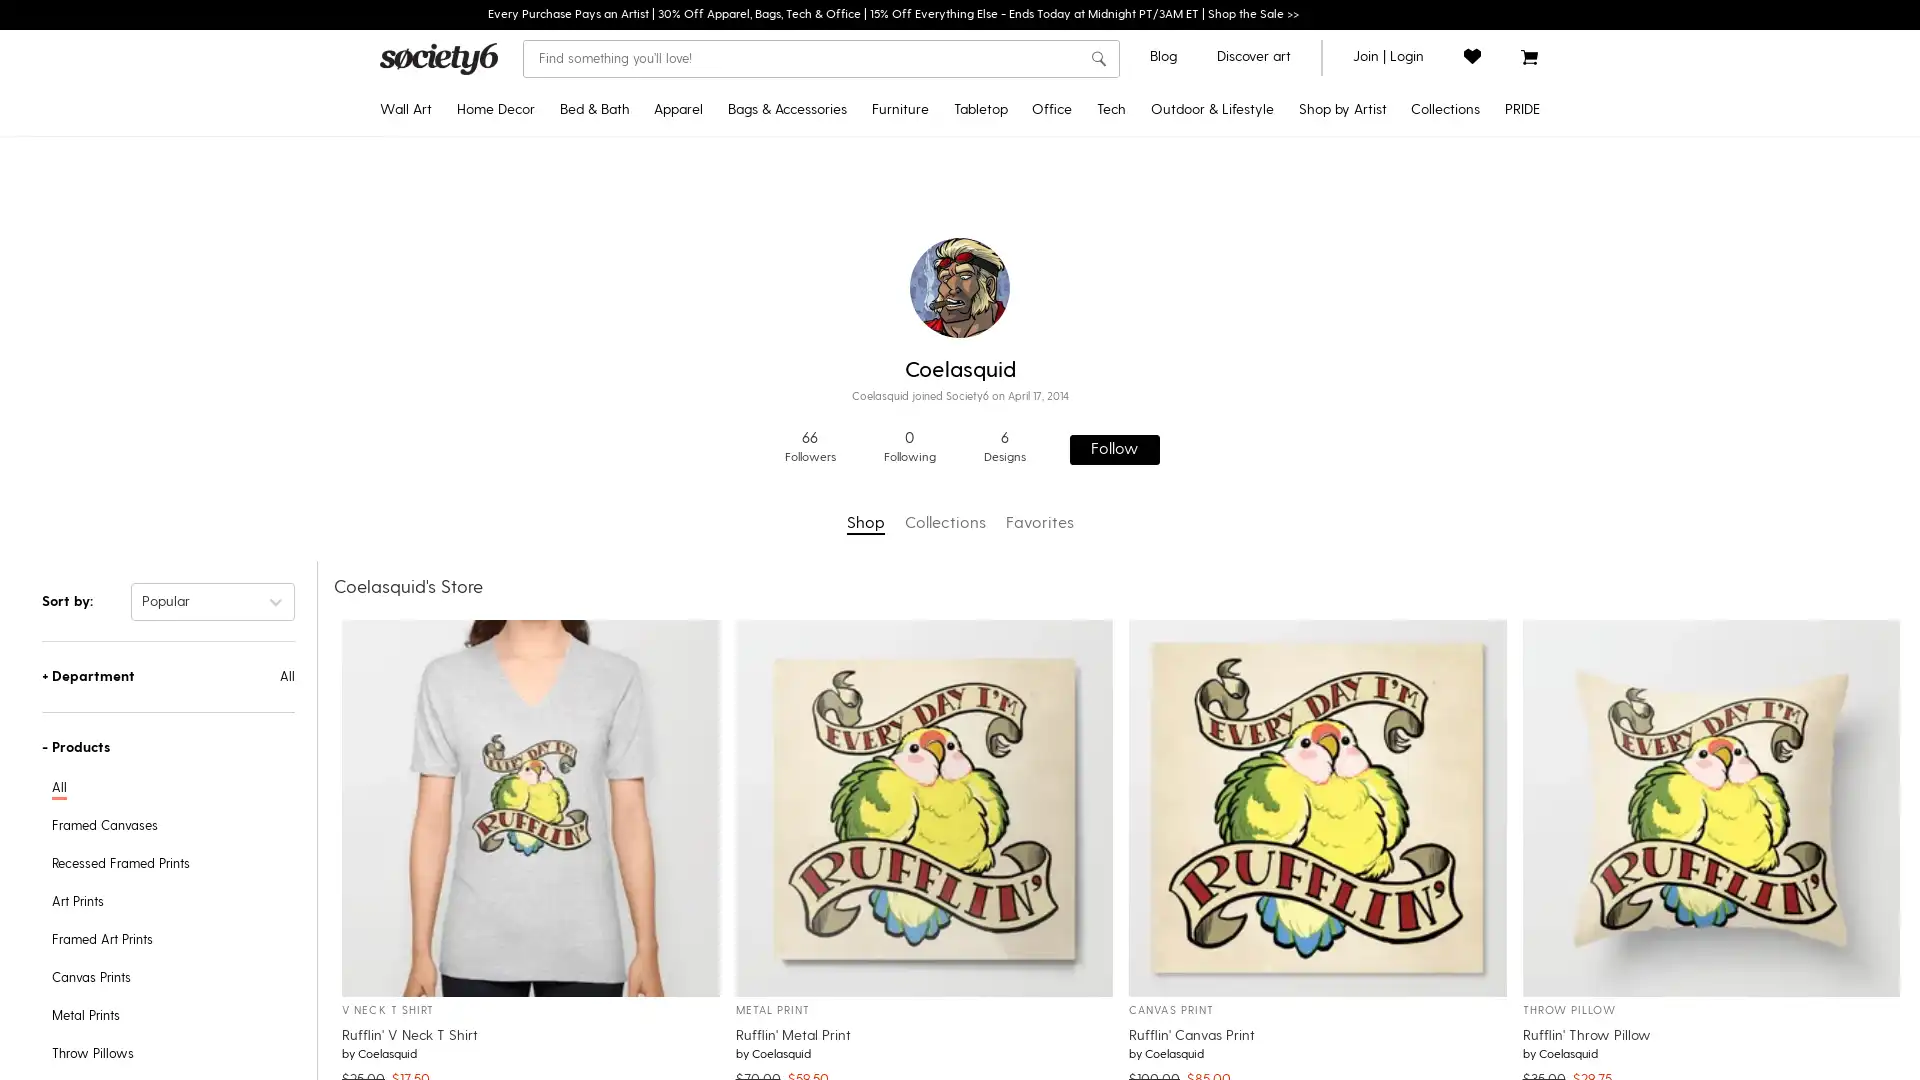  I want to click on Wall Clocks, so click(533, 385).